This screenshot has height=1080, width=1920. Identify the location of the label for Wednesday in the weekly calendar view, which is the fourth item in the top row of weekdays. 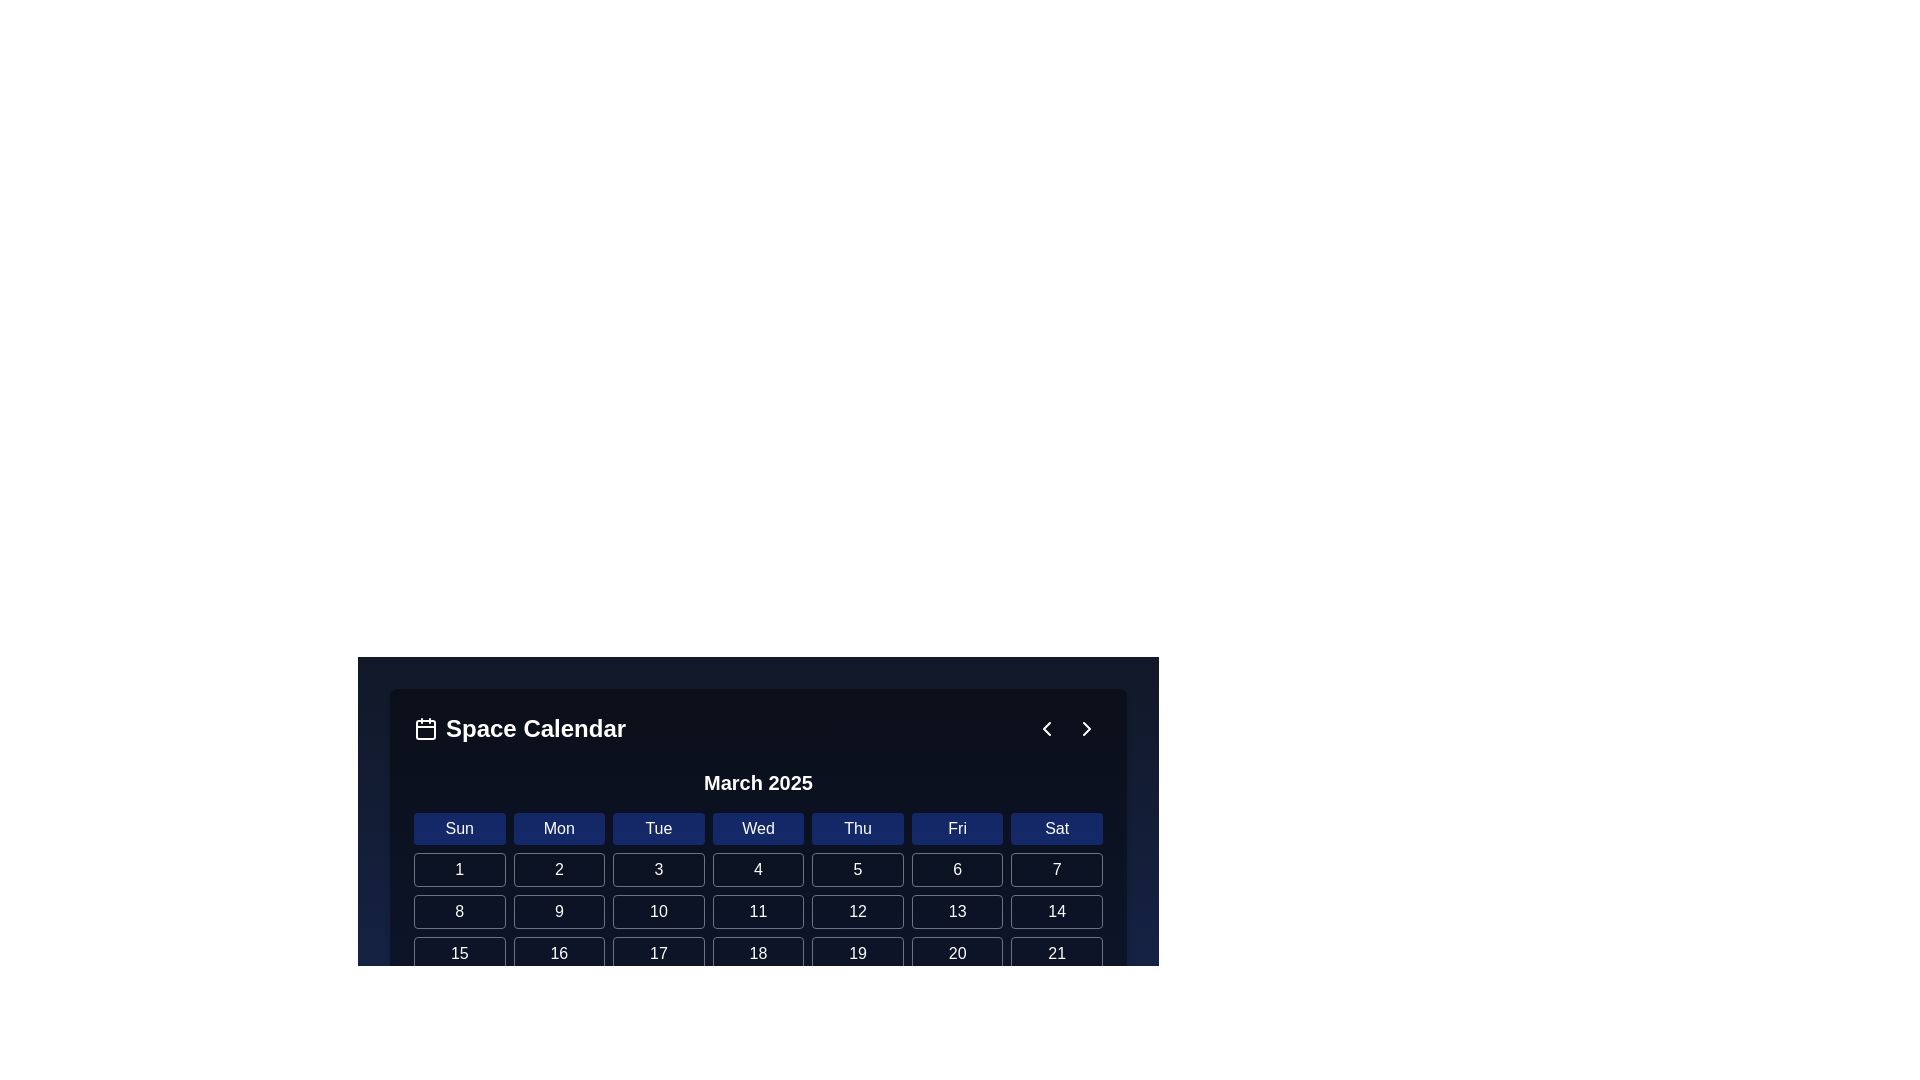
(757, 829).